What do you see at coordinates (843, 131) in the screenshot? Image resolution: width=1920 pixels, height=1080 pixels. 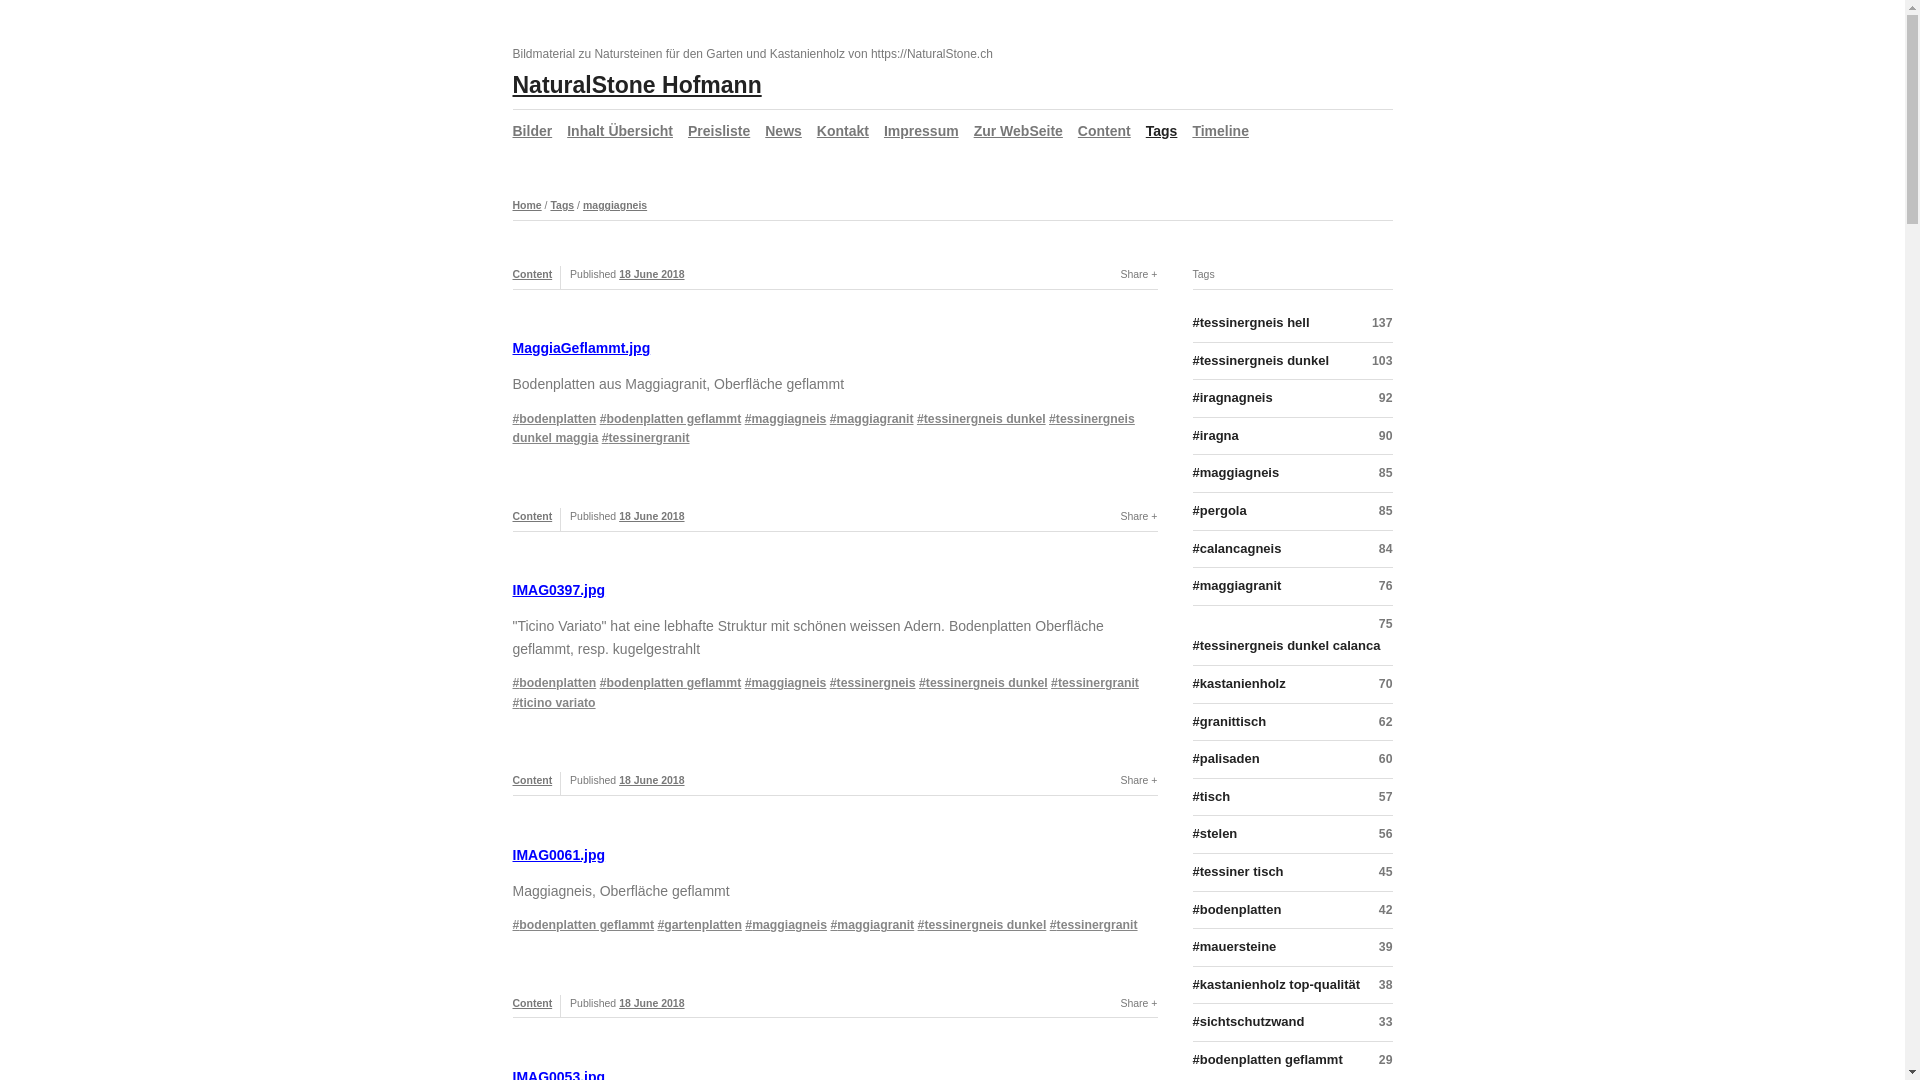 I see `'Kontakt'` at bounding box center [843, 131].